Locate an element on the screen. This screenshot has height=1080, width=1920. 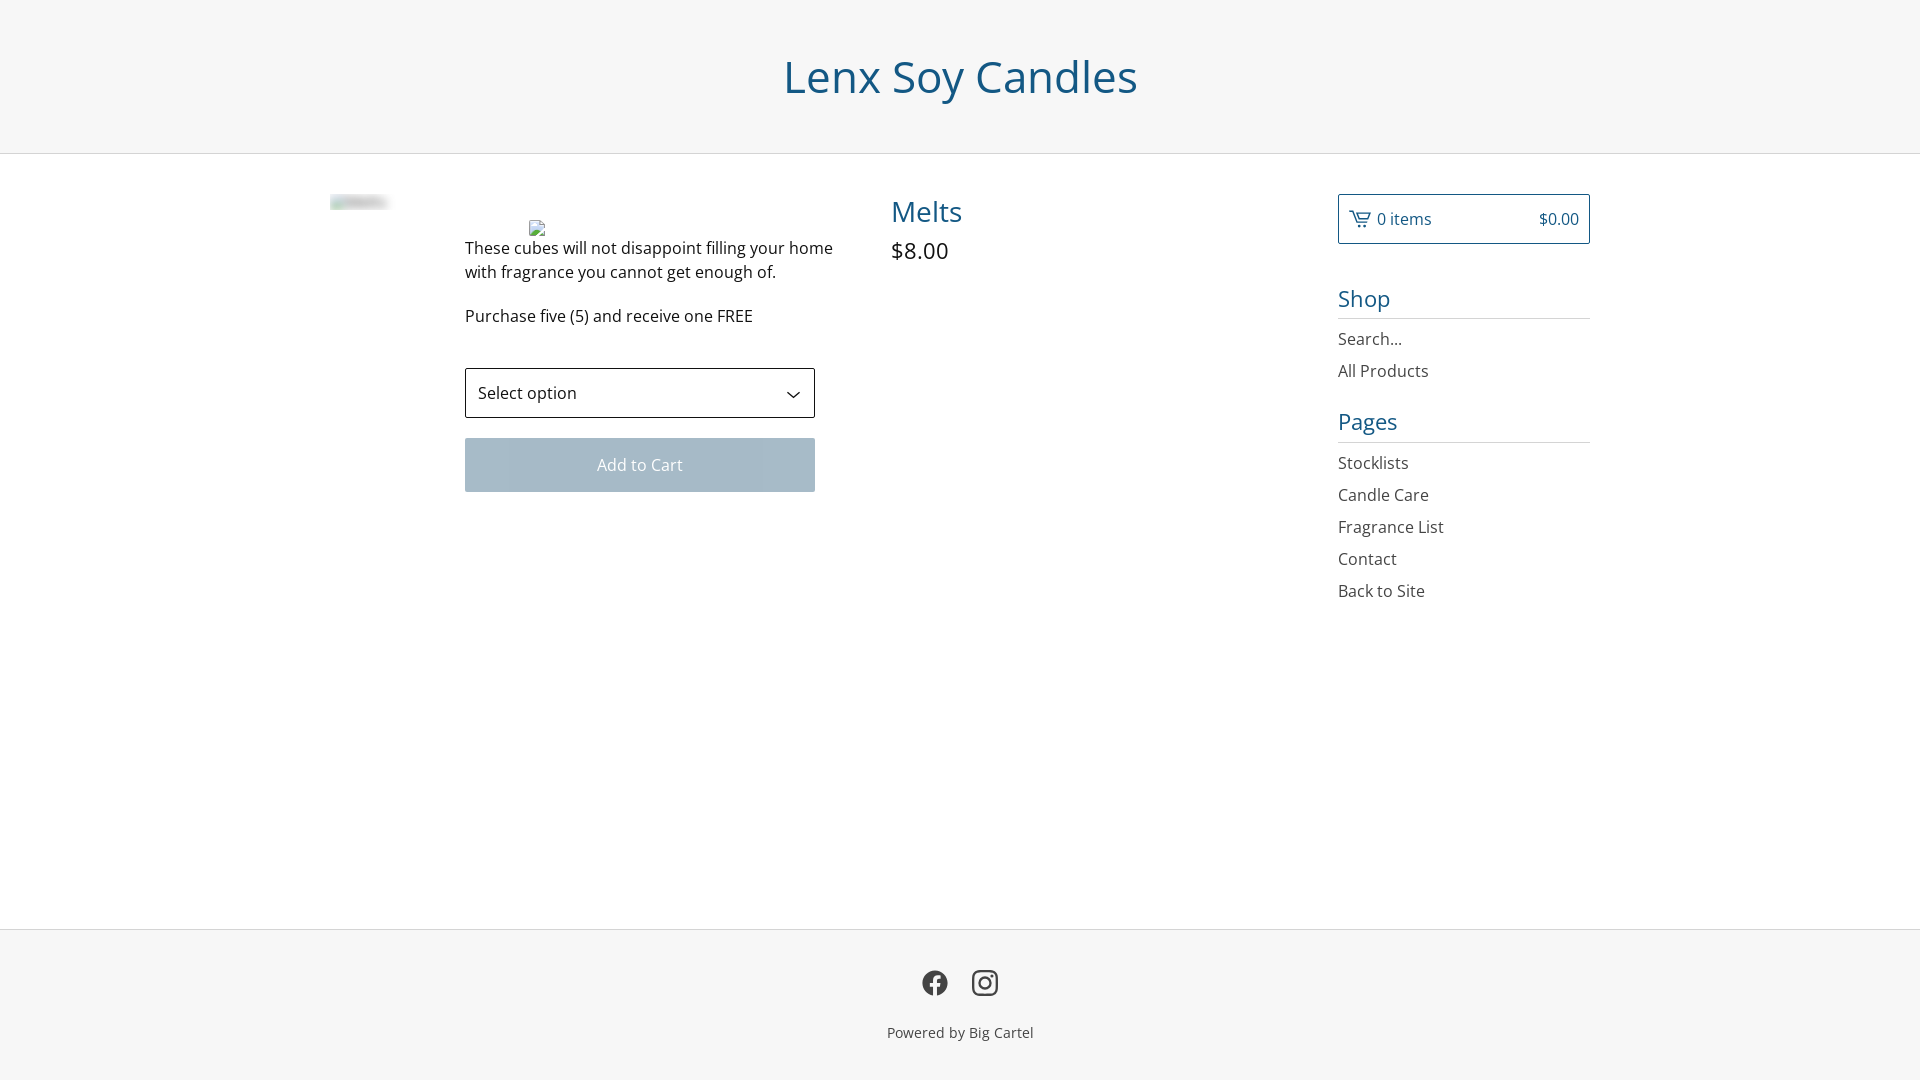
'Candle Care' is located at coordinates (1464, 494).